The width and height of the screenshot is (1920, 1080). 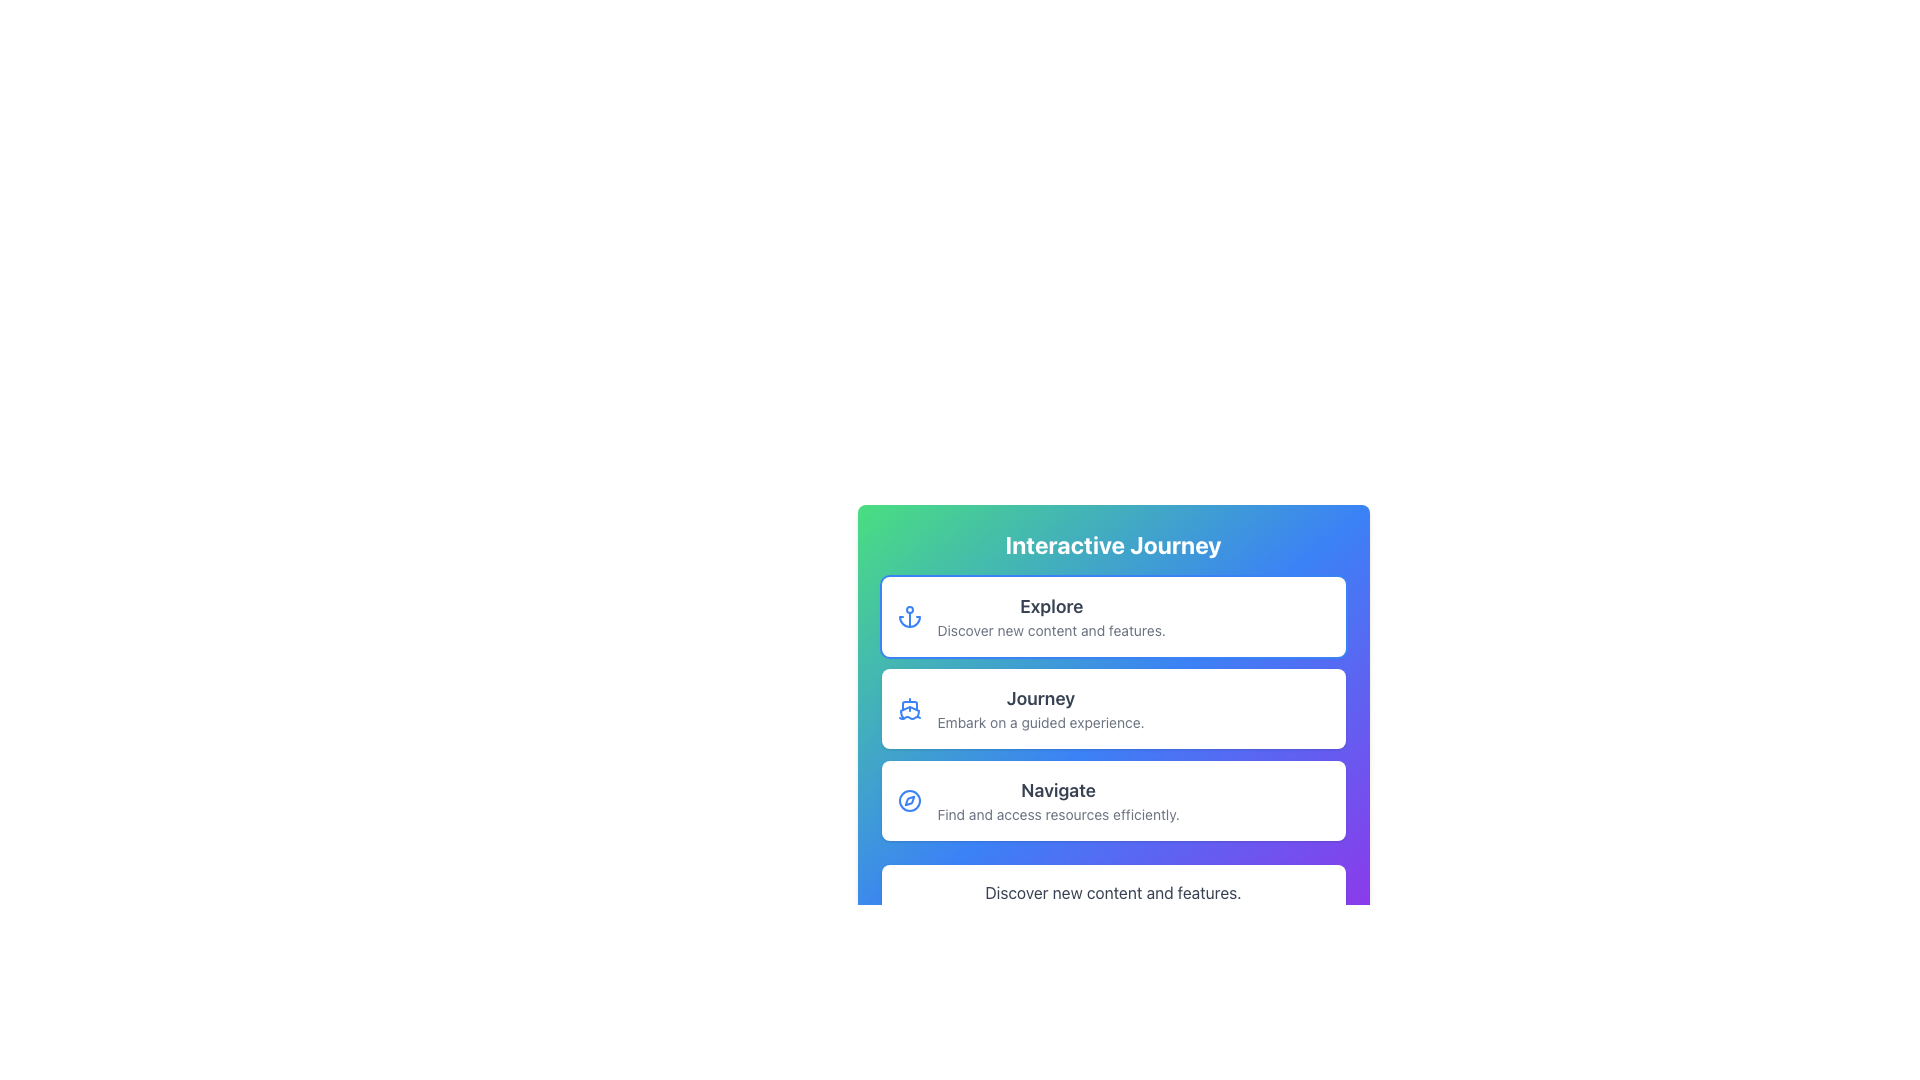 What do you see at coordinates (1040, 708) in the screenshot?
I see `the text content element titled 'Journey' which includes a bold heading and a description aligned centrally in a card below 'Explore'` at bounding box center [1040, 708].